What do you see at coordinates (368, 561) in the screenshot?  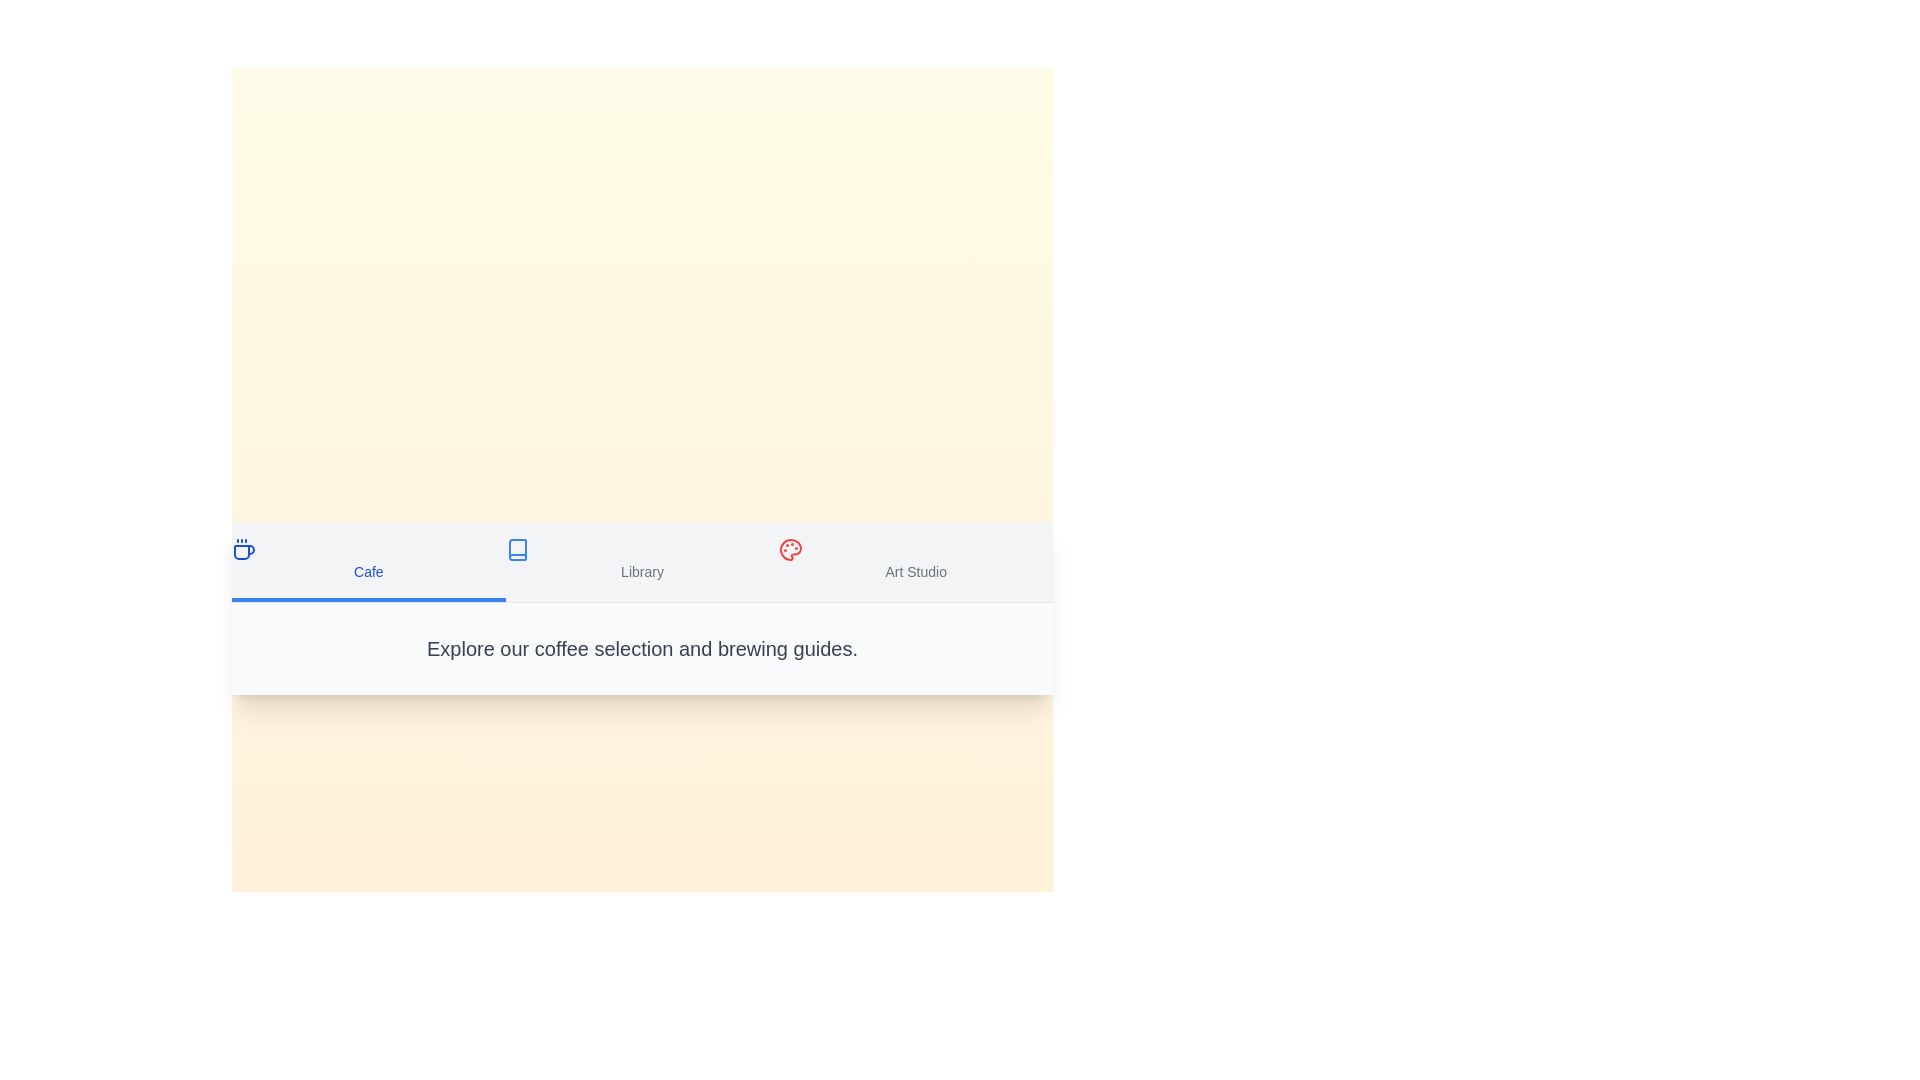 I see `the tab corresponding to Cafe` at bounding box center [368, 561].